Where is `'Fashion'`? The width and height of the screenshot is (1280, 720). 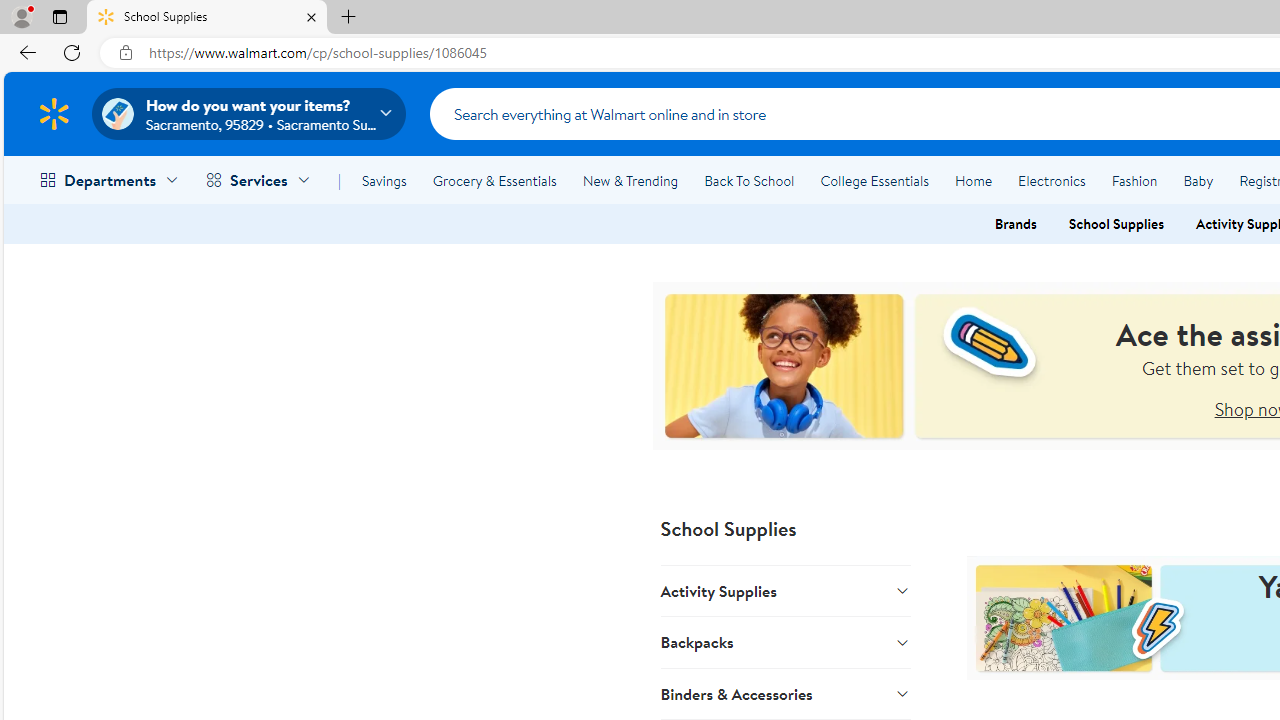
'Fashion' is located at coordinates (1134, 181).